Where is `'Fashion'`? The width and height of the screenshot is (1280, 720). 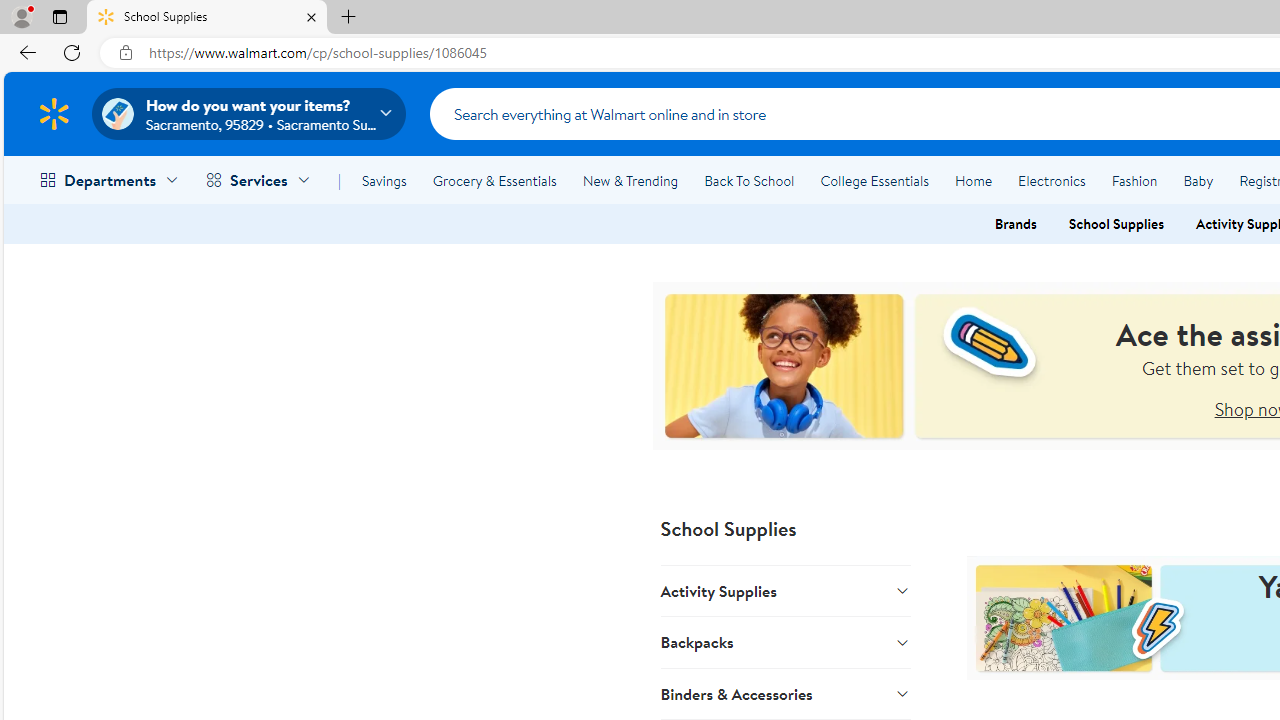
'Fashion' is located at coordinates (1134, 181).